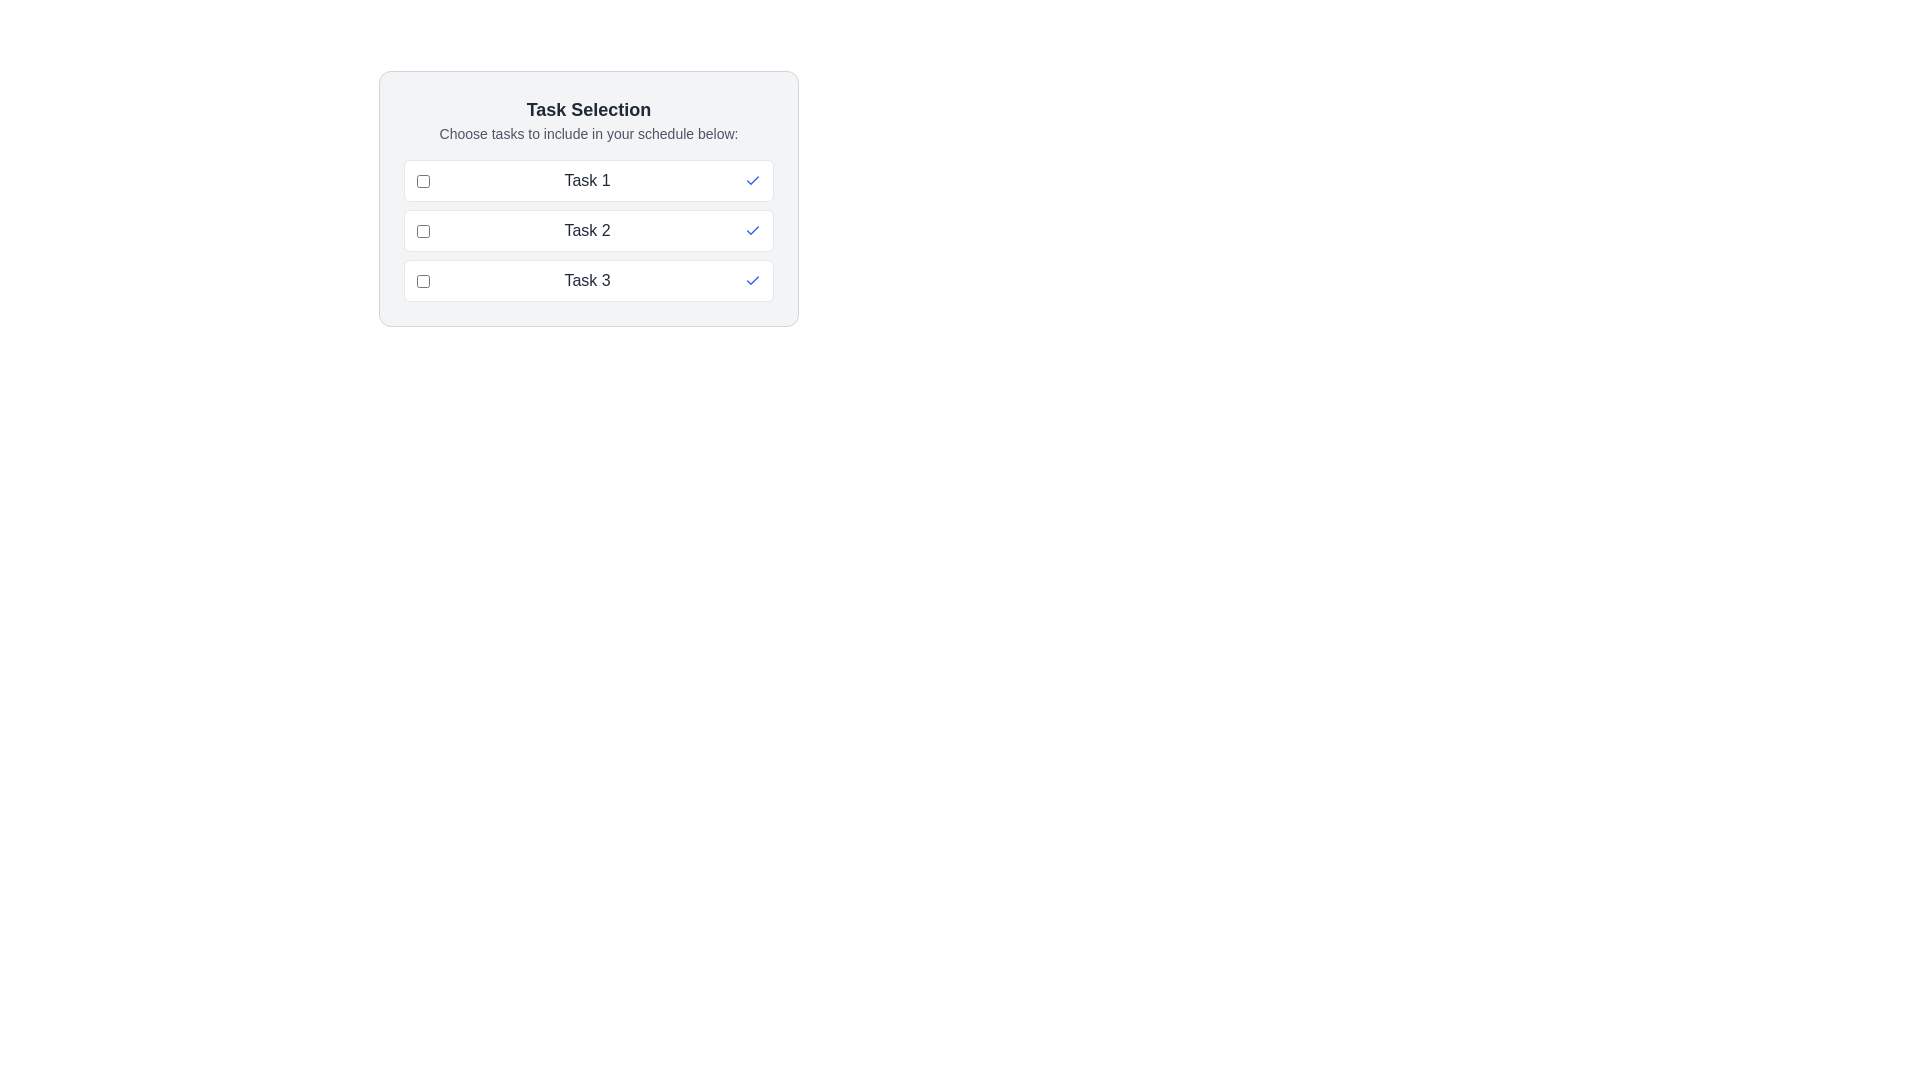 This screenshot has width=1920, height=1080. I want to click on task name from the list of selectable items located in the middle section of the card titled 'Task Selection', so click(588, 230).